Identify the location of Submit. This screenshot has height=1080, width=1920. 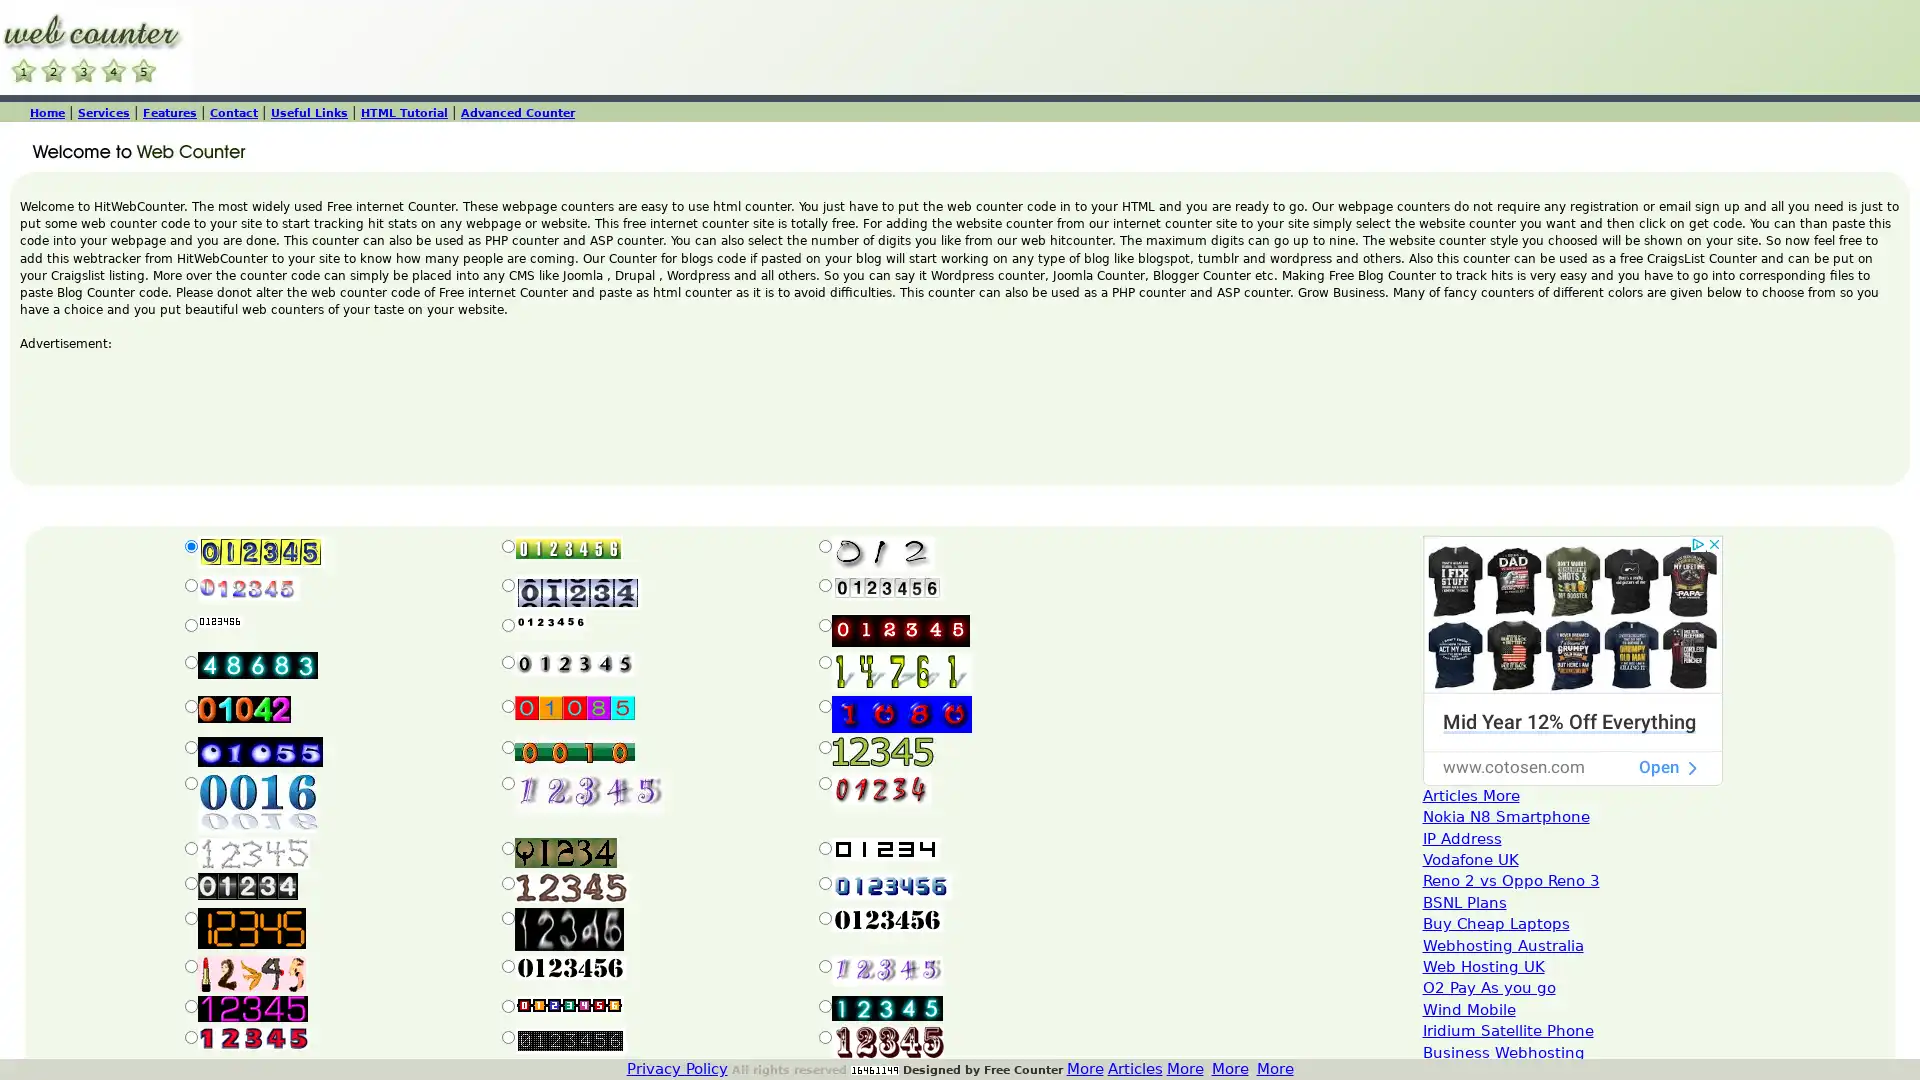
(900, 670).